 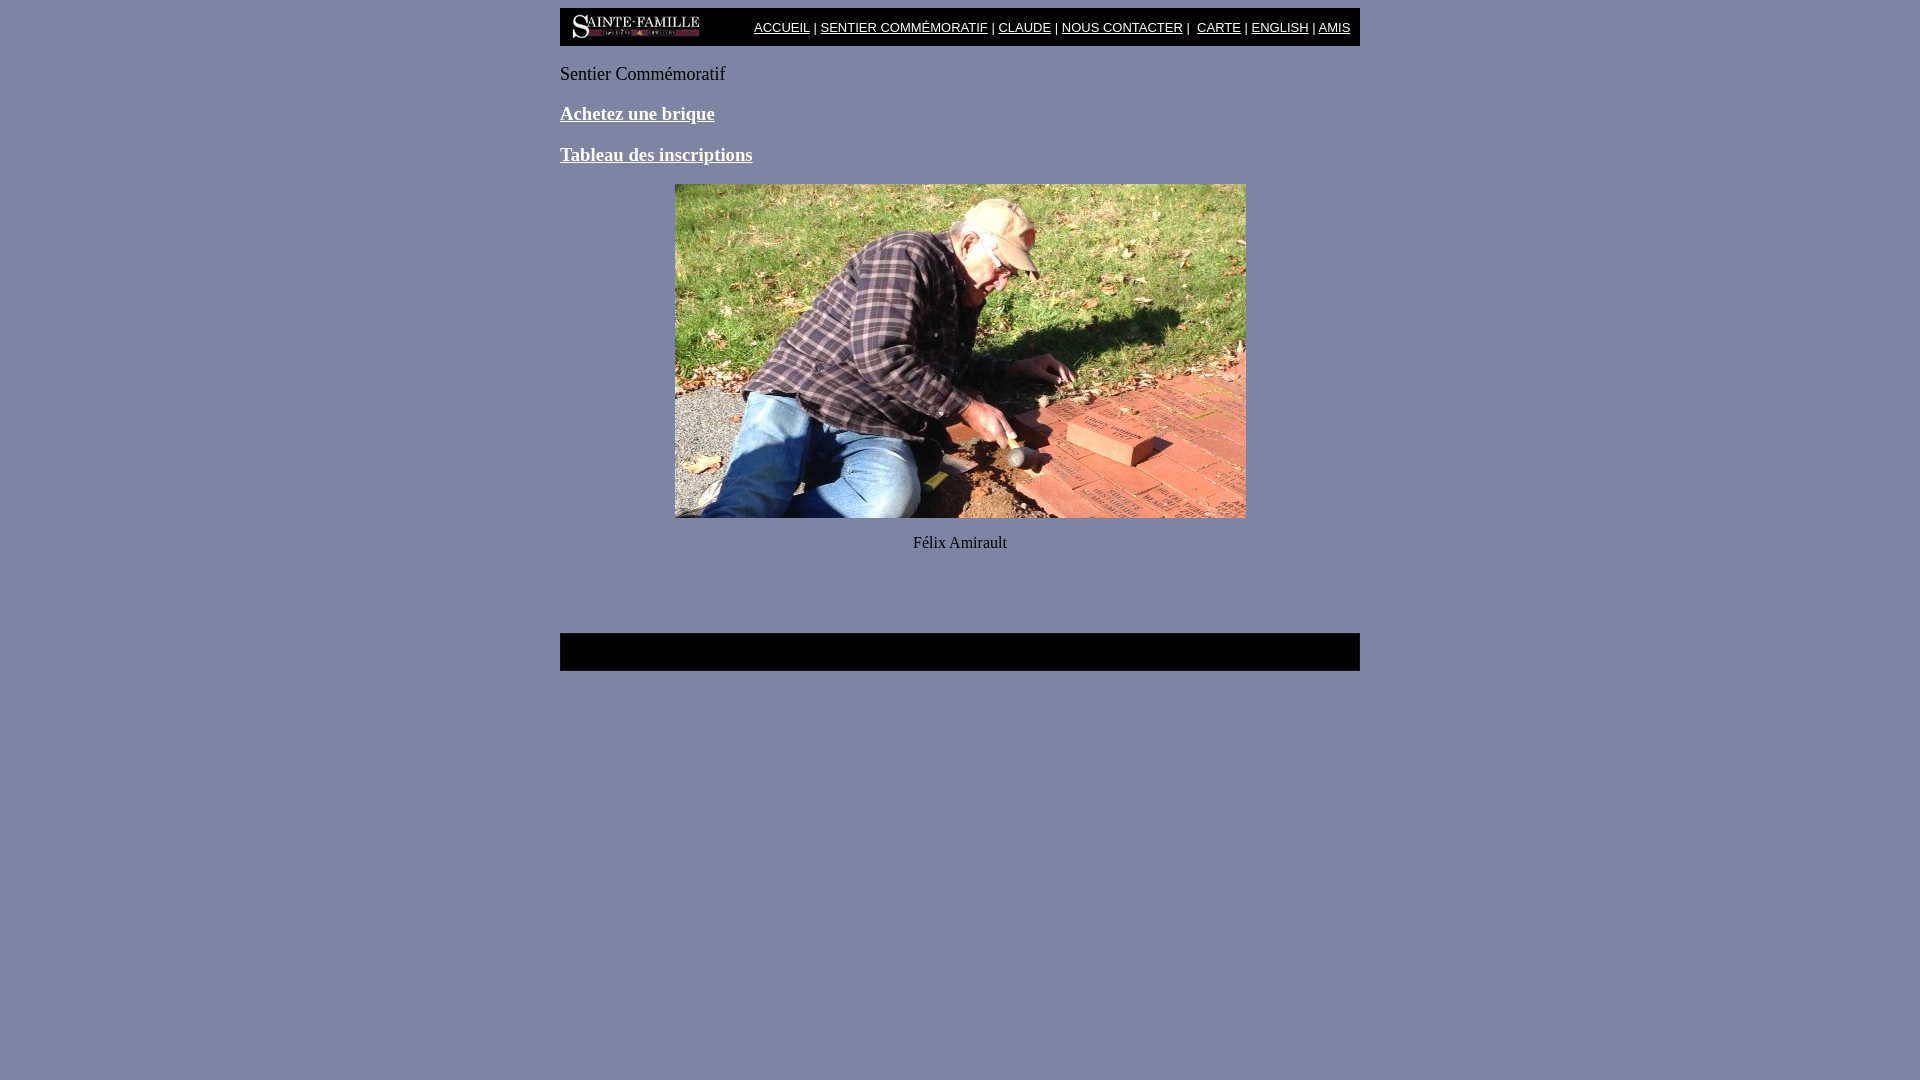 What do you see at coordinates (636, 113) in the screenshot?
I see `'Achetez une brique'` at bounding box center [636, 113].